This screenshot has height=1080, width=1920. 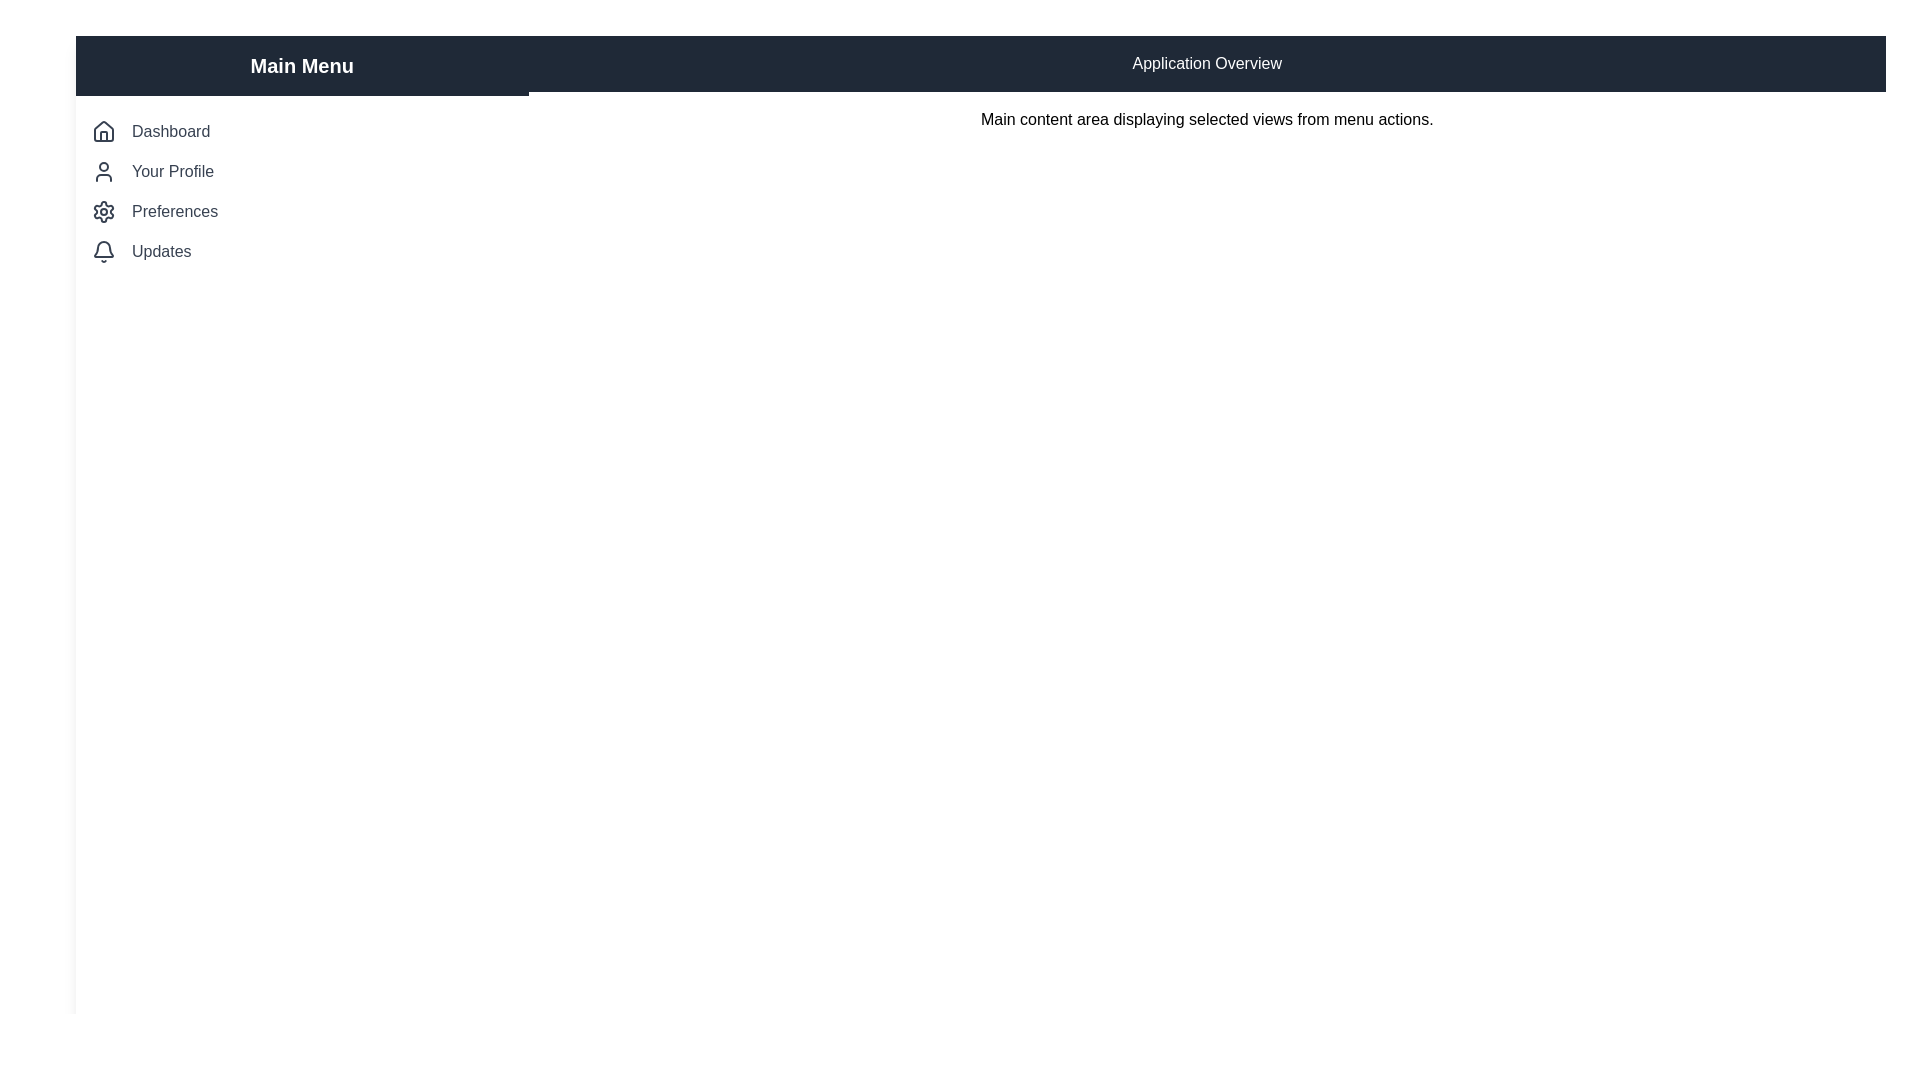 What do you see at coordinates (171, 131) in the screenshot?
I see `the 'Dashboard' text label in the left-side menu` at bounding box center [171, 131].